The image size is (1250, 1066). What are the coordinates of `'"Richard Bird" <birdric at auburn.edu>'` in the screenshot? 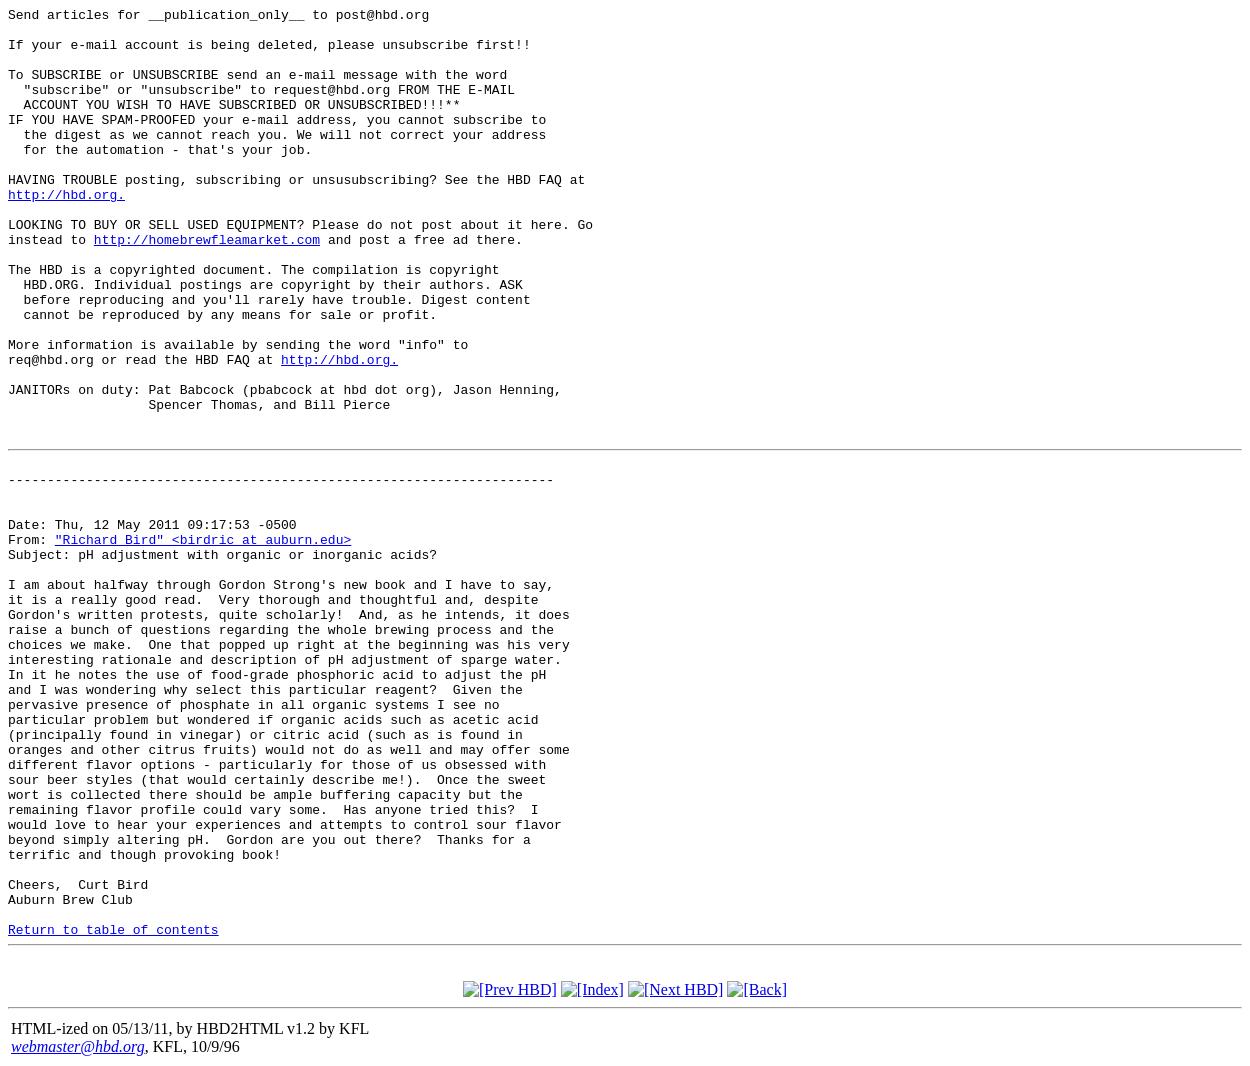 It's located at (201, 538).